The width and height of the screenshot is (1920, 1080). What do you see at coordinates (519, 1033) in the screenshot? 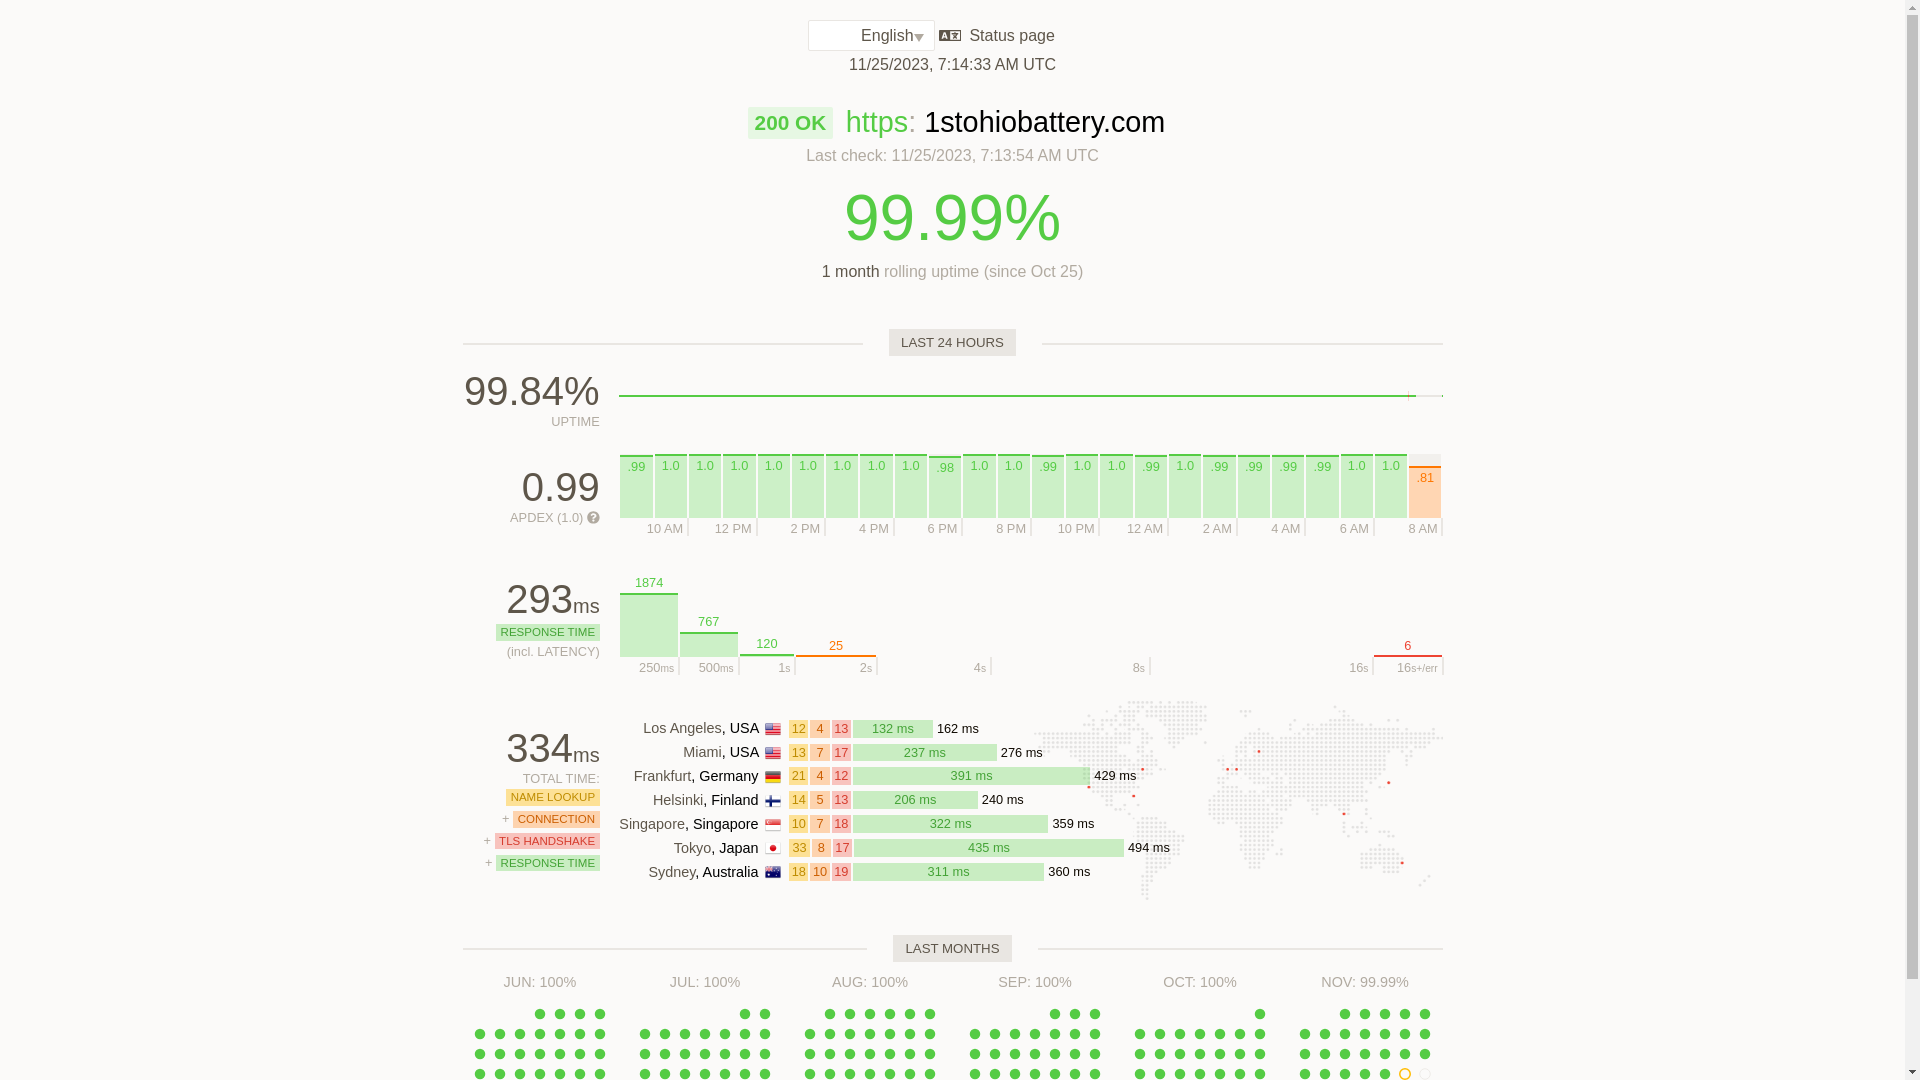
I see `'<small>Jun 07:</small> No downtime'` at bounding box center [519, 1033].